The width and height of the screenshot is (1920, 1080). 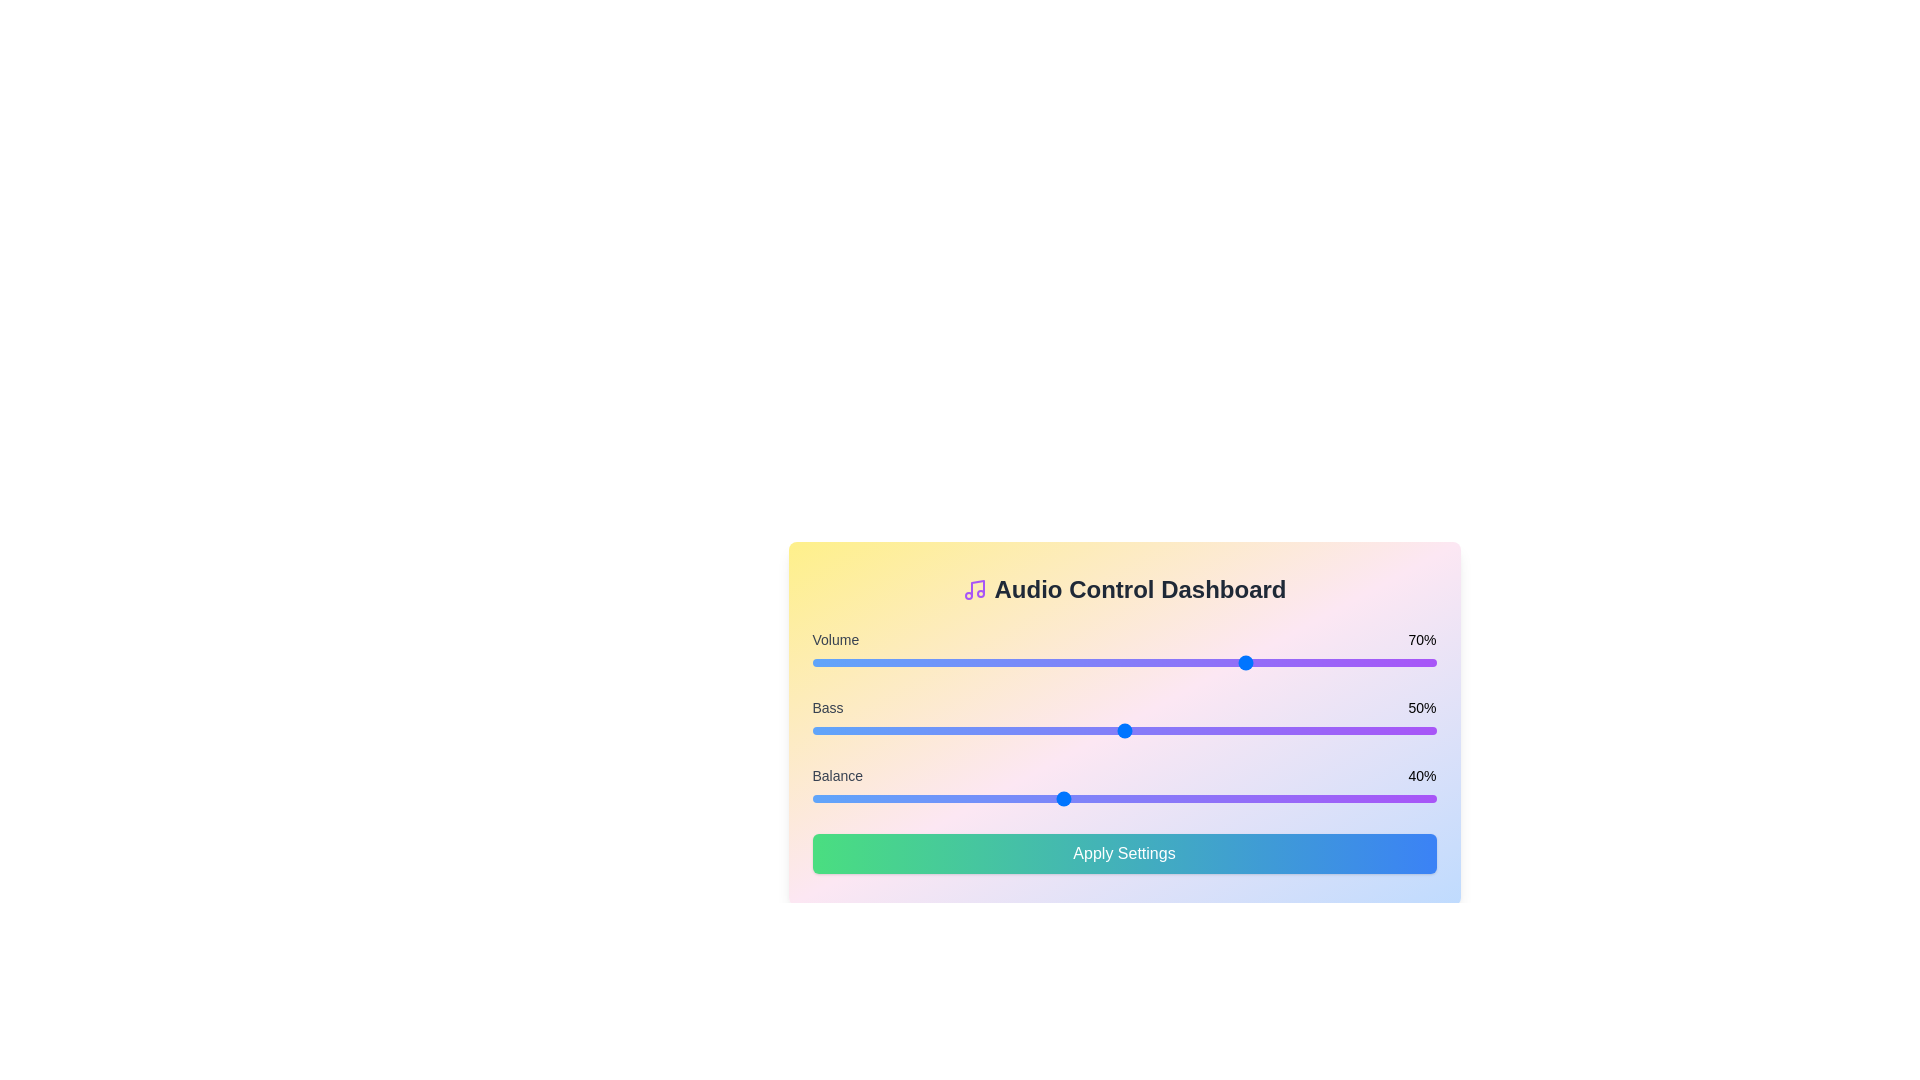 I want to click on balance, so click(x=898, y=797).